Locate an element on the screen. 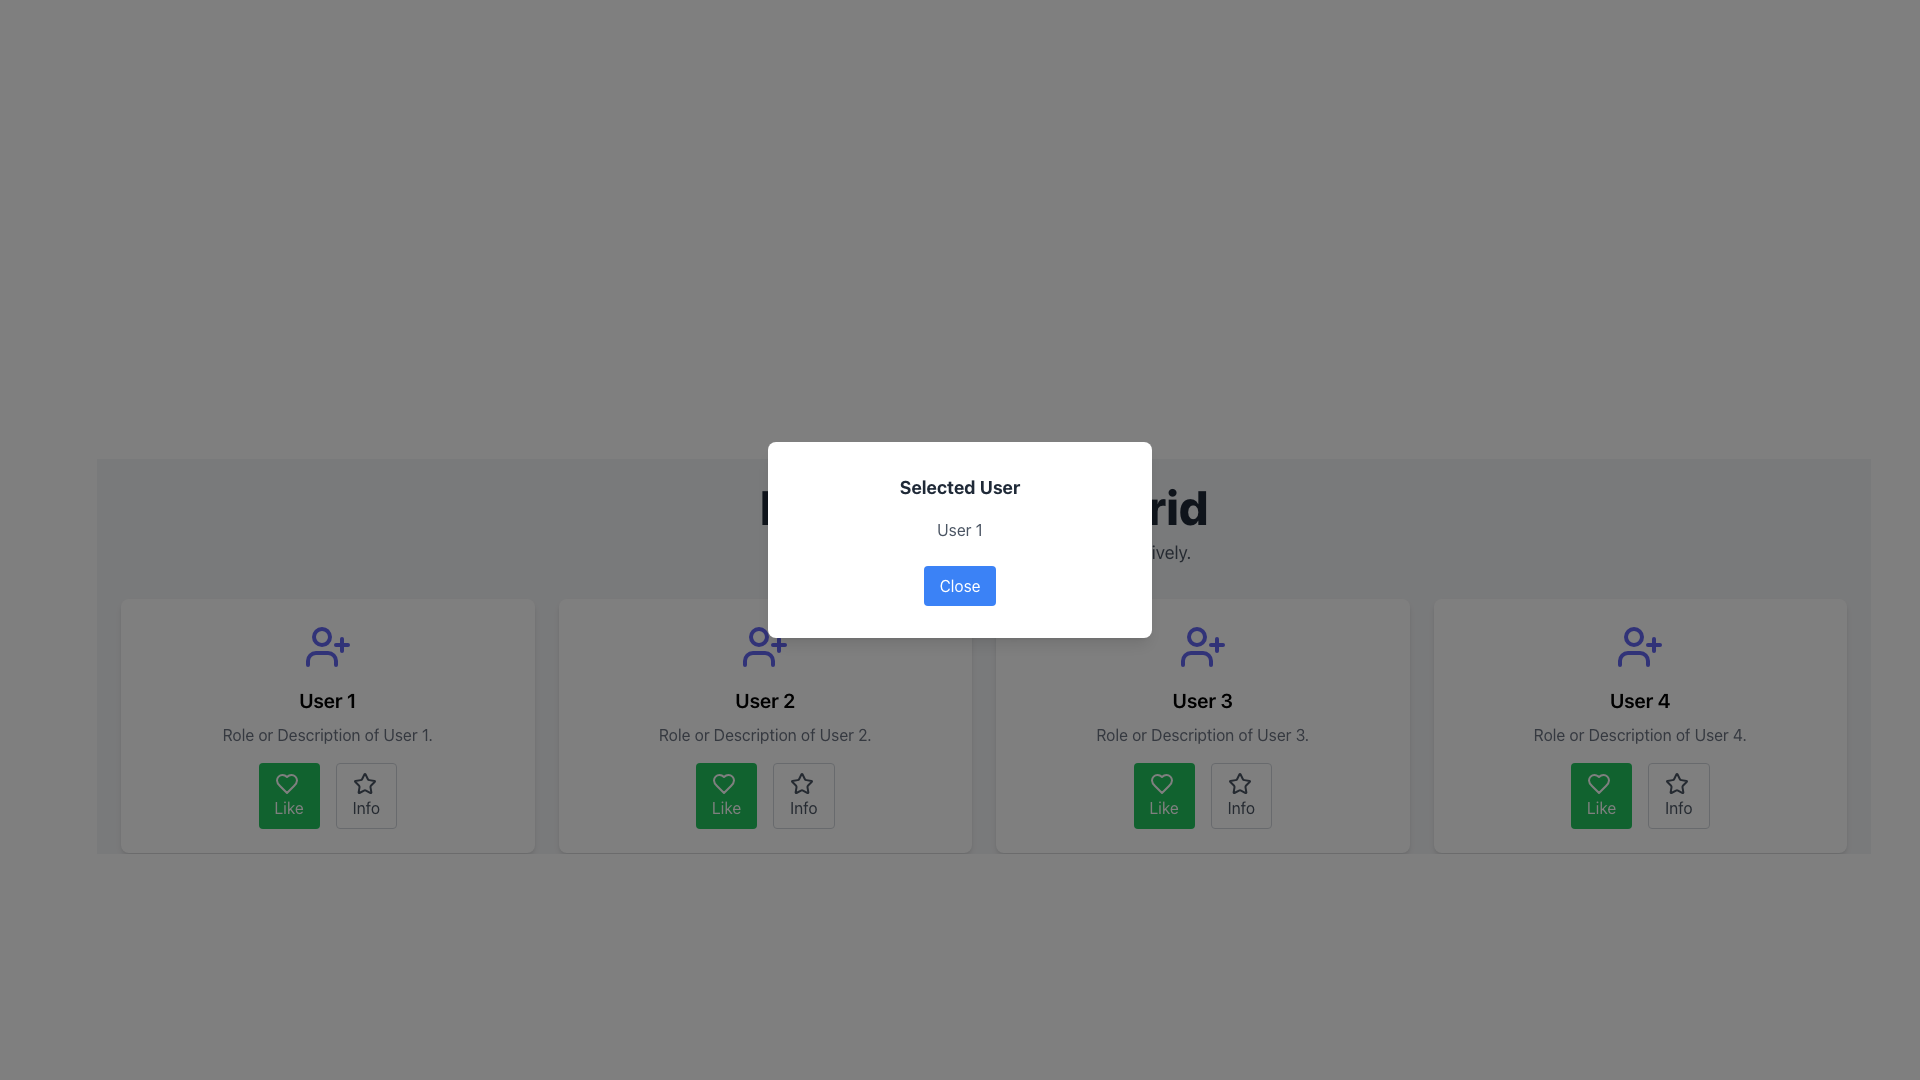 Image resolution: width=1920 pixels, height=1080 pixels. the green 'Like' button with a heart icon located at the bottom of the card presenting information about 'User 4' is located at coordinates (1640, 725).